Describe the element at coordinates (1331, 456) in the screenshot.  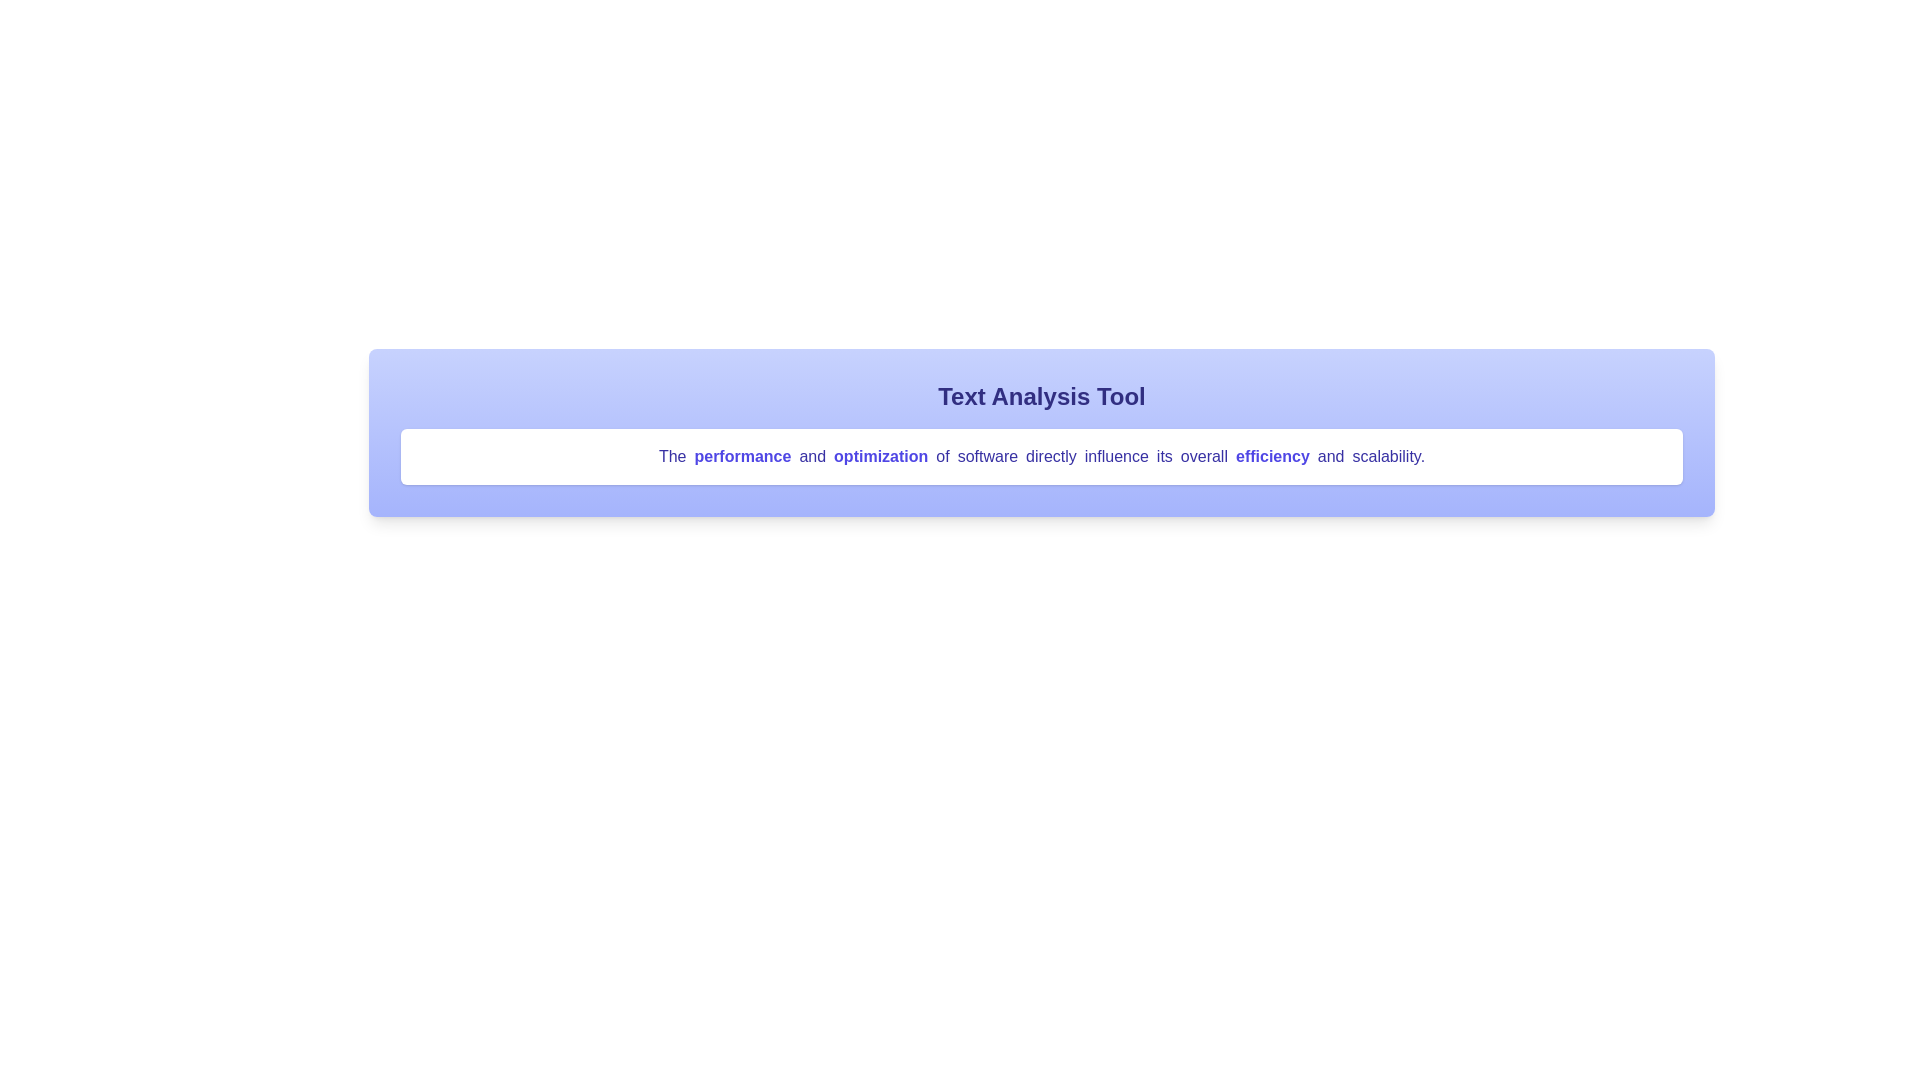
I see `the text element containing the word 'and', styled in blue, positioned between 'efficiency' and 'scalability' in a sentence` at that location.